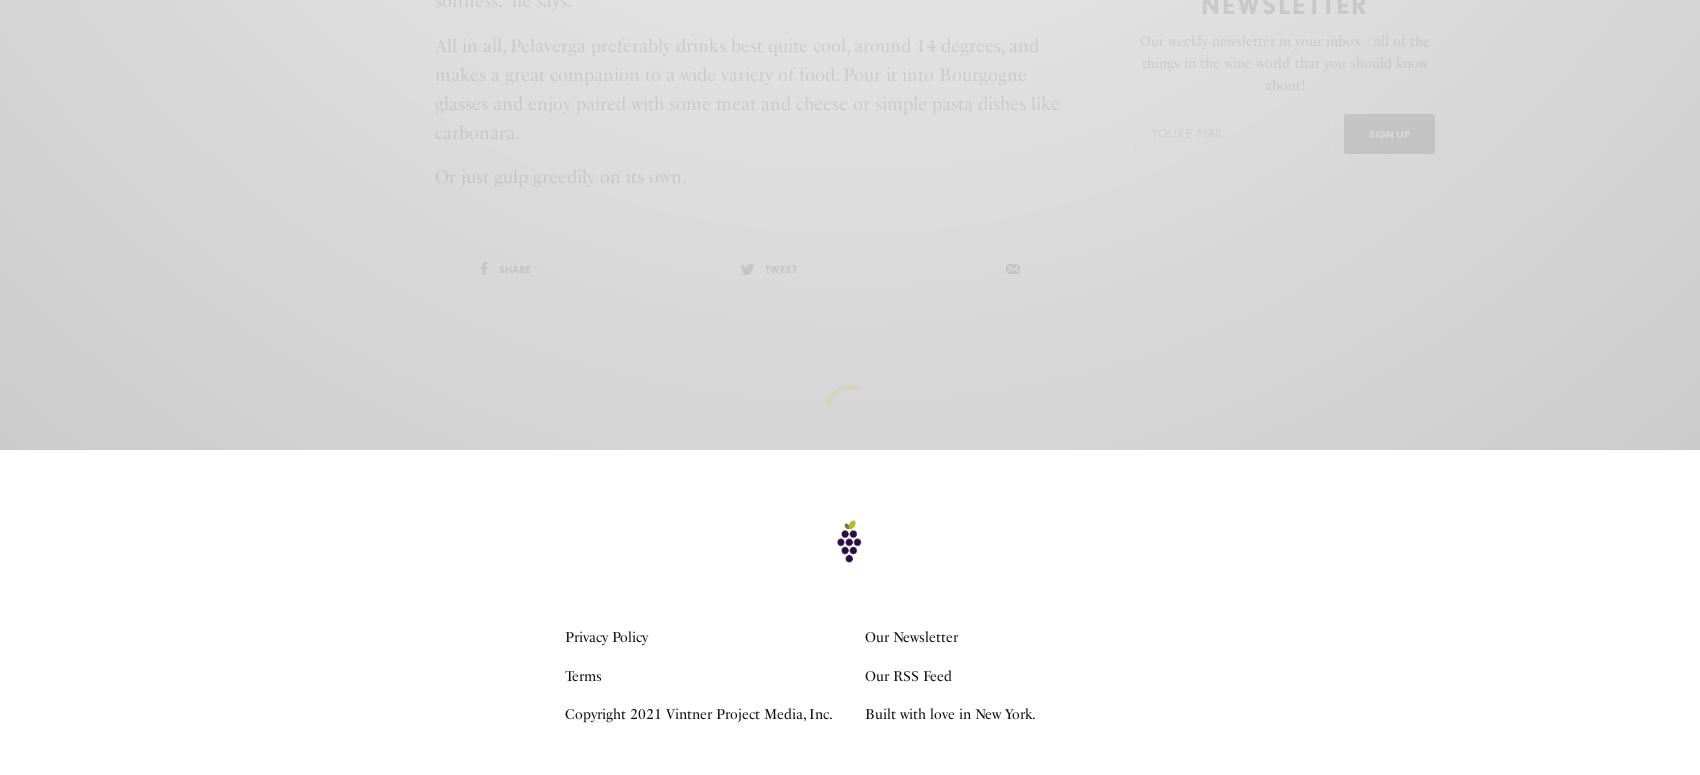 This screenshot has width=1700, height=775. What do you see at coordinates (1388, 131) in the screenshot?
I see `'SIGN UP'` at bounding box center [1388, 131].